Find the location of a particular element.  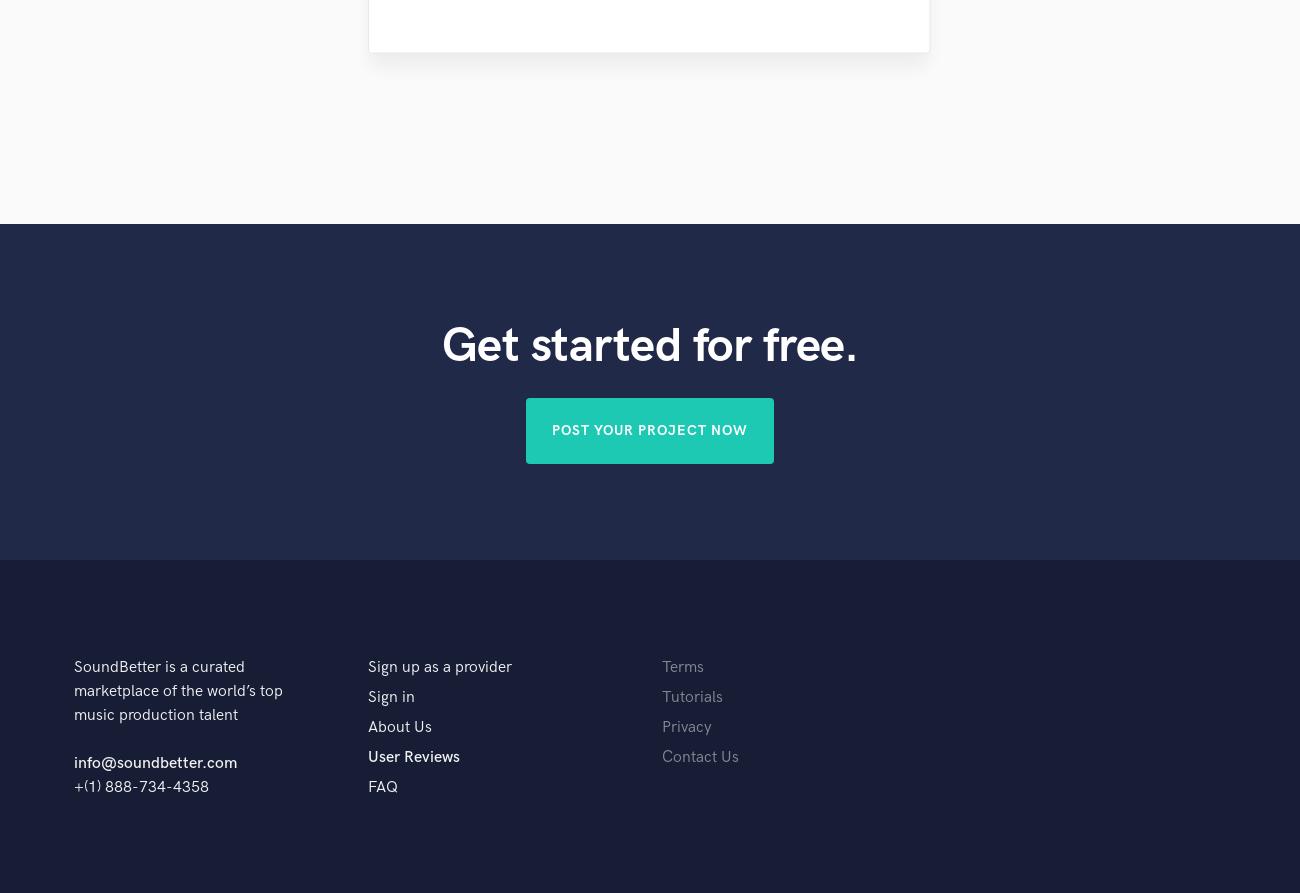

'info@soundbetter.com' is located at coordinates (154, 762).